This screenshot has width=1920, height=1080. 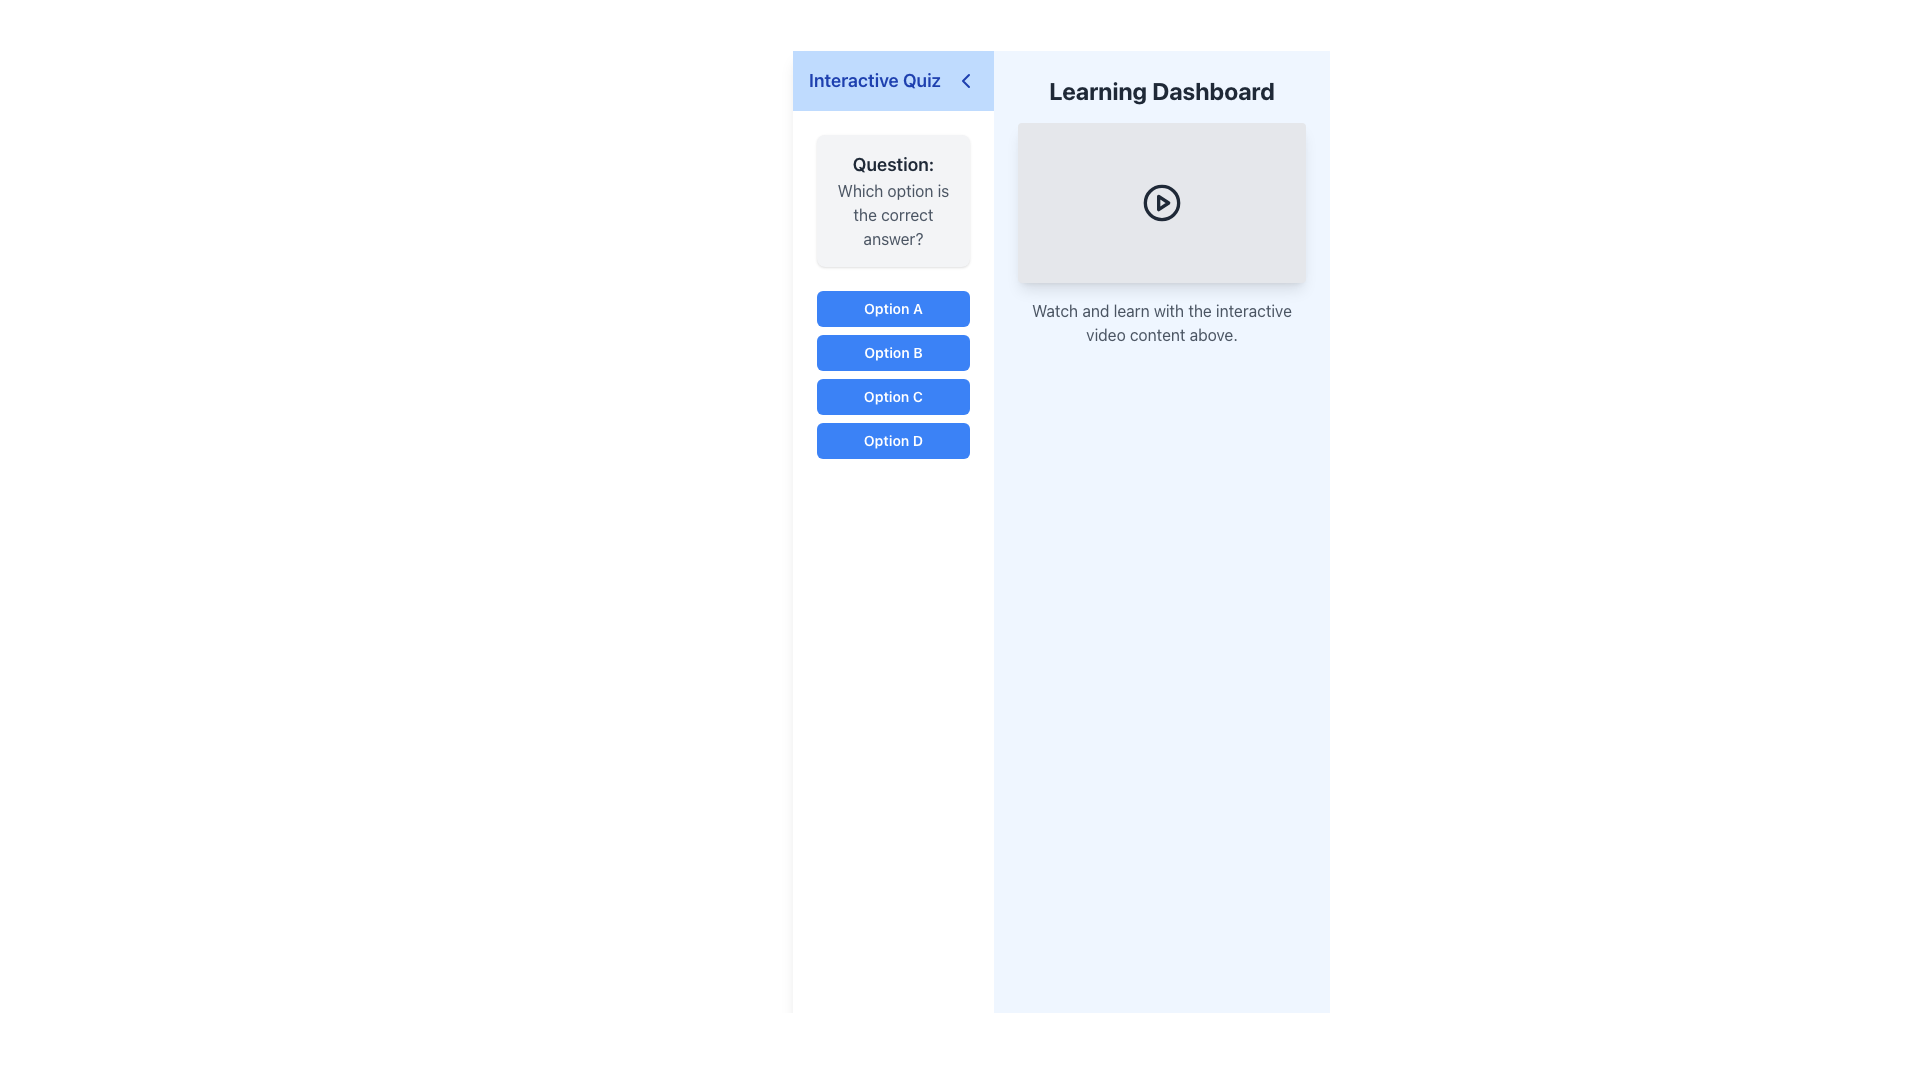 What do you see at coordinates (892, 397) in the screenshot?
I see `the blue rectangular button labeled 'Option C'` at bounding box center [892, 397].